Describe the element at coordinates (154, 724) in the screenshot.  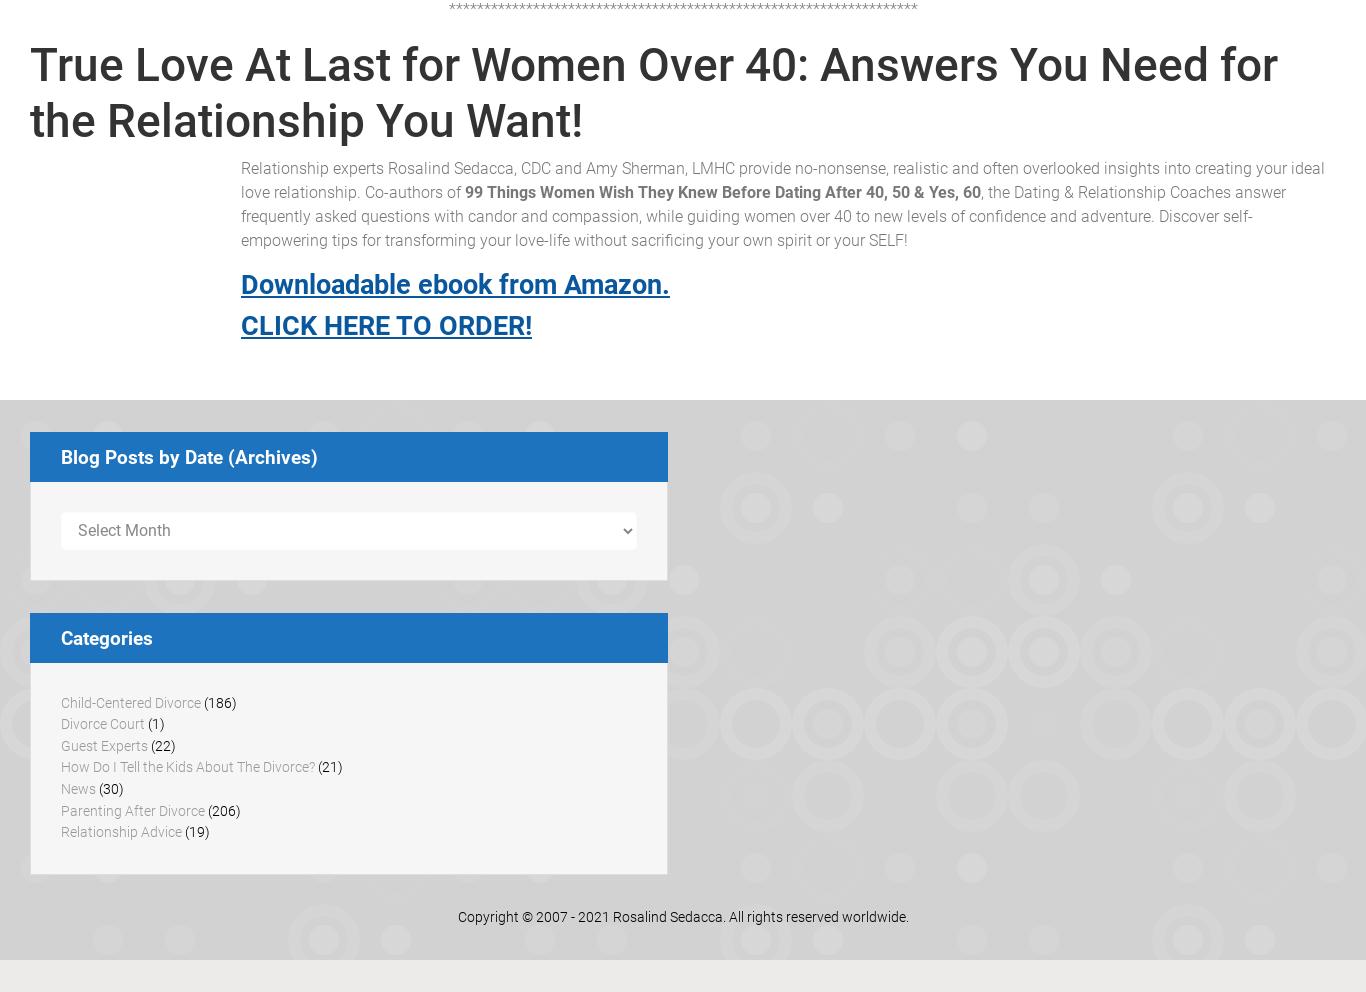
I see `'(1)'` at that location.